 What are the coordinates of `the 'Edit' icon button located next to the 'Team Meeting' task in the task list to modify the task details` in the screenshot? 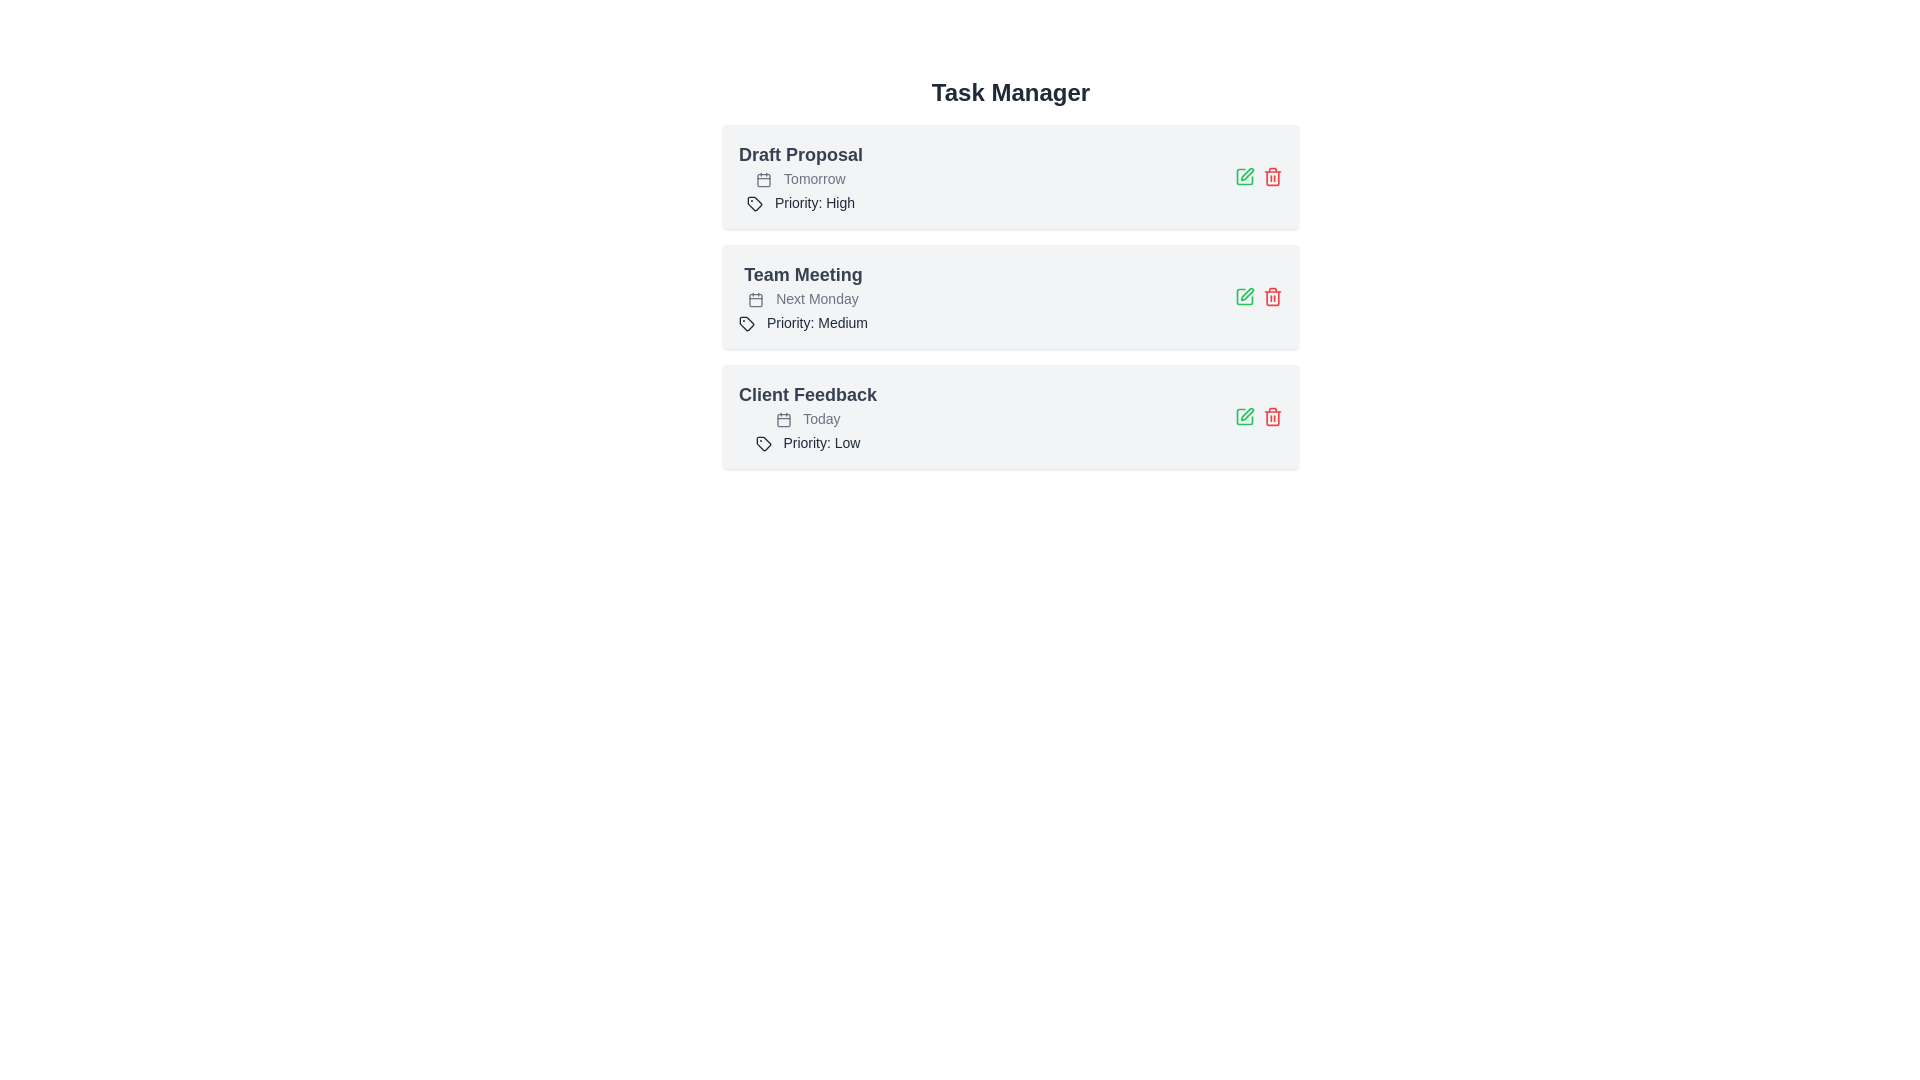 It's located at (1243, 297).